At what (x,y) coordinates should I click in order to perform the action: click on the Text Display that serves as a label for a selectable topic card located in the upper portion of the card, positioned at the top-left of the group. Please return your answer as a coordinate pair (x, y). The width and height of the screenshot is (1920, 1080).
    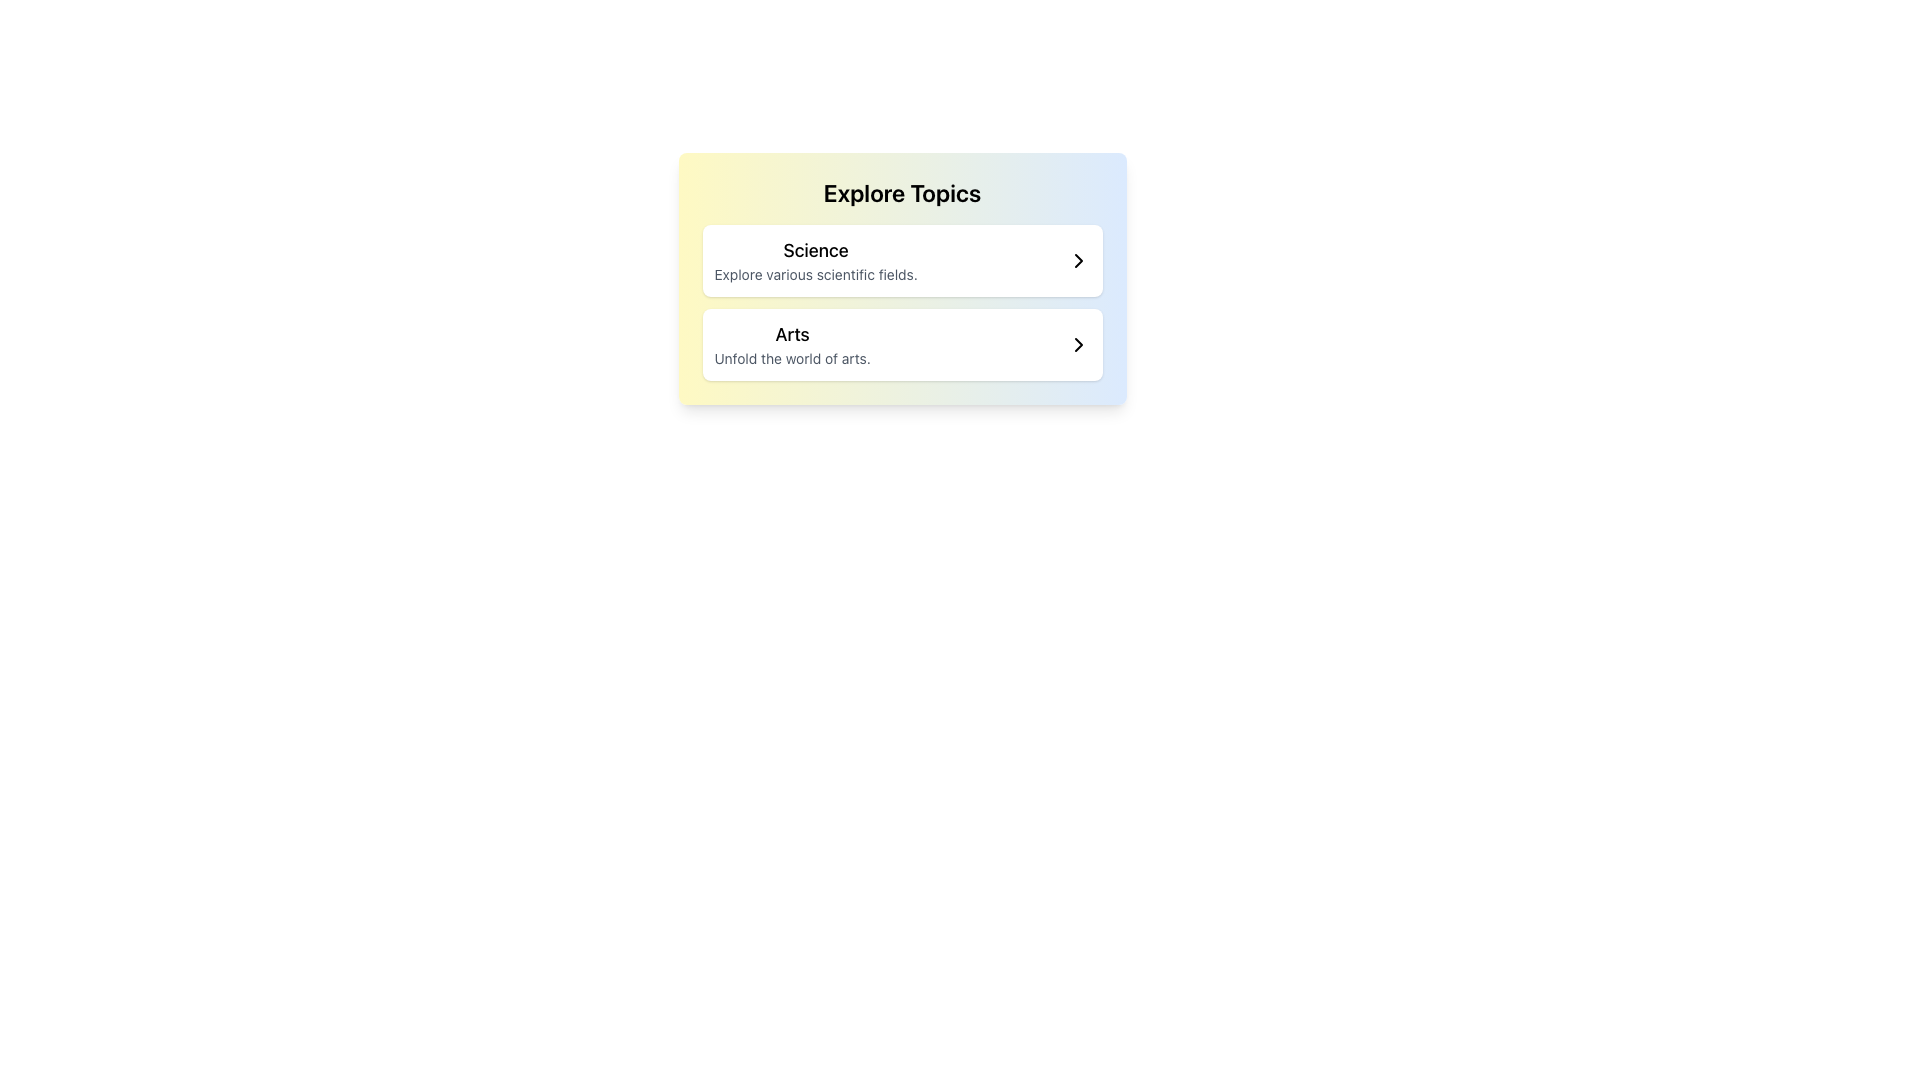
    Looking at the image, I should click on (816, 260).